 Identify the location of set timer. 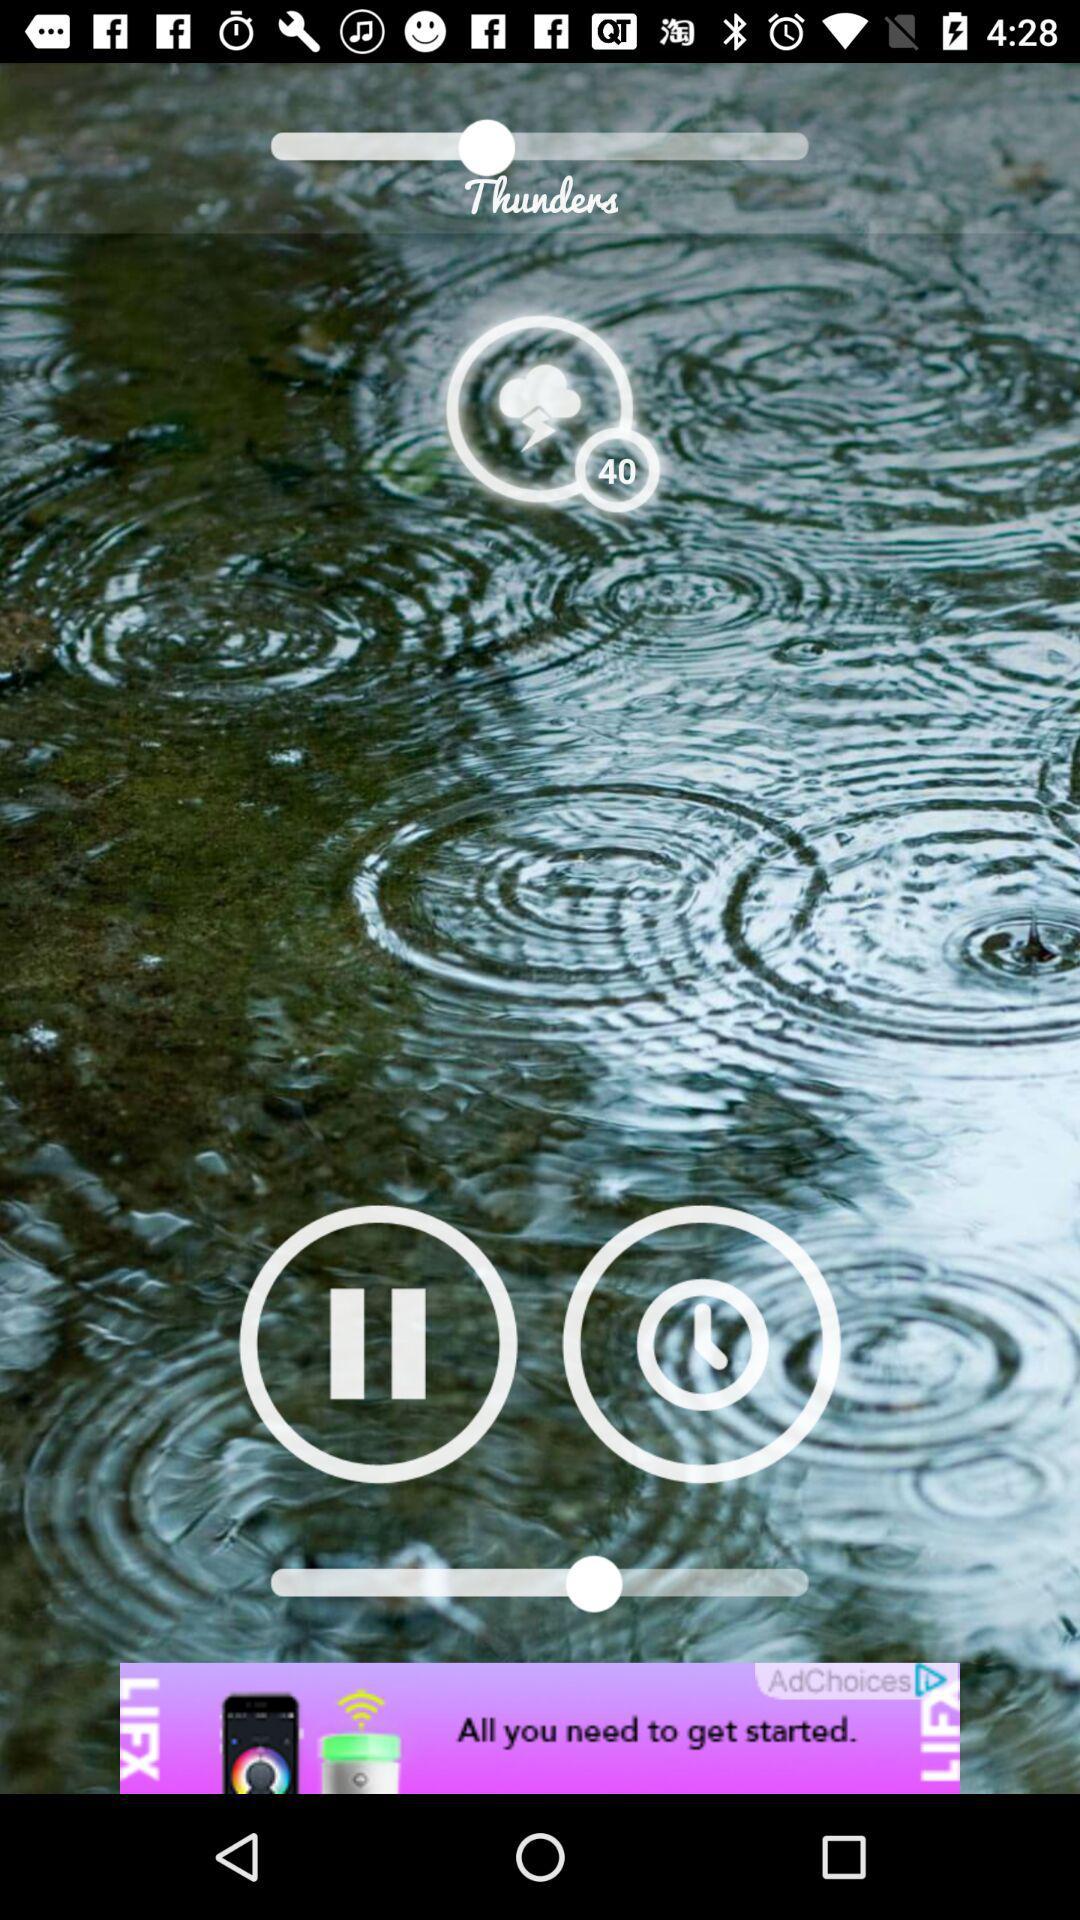
(700, 1343).